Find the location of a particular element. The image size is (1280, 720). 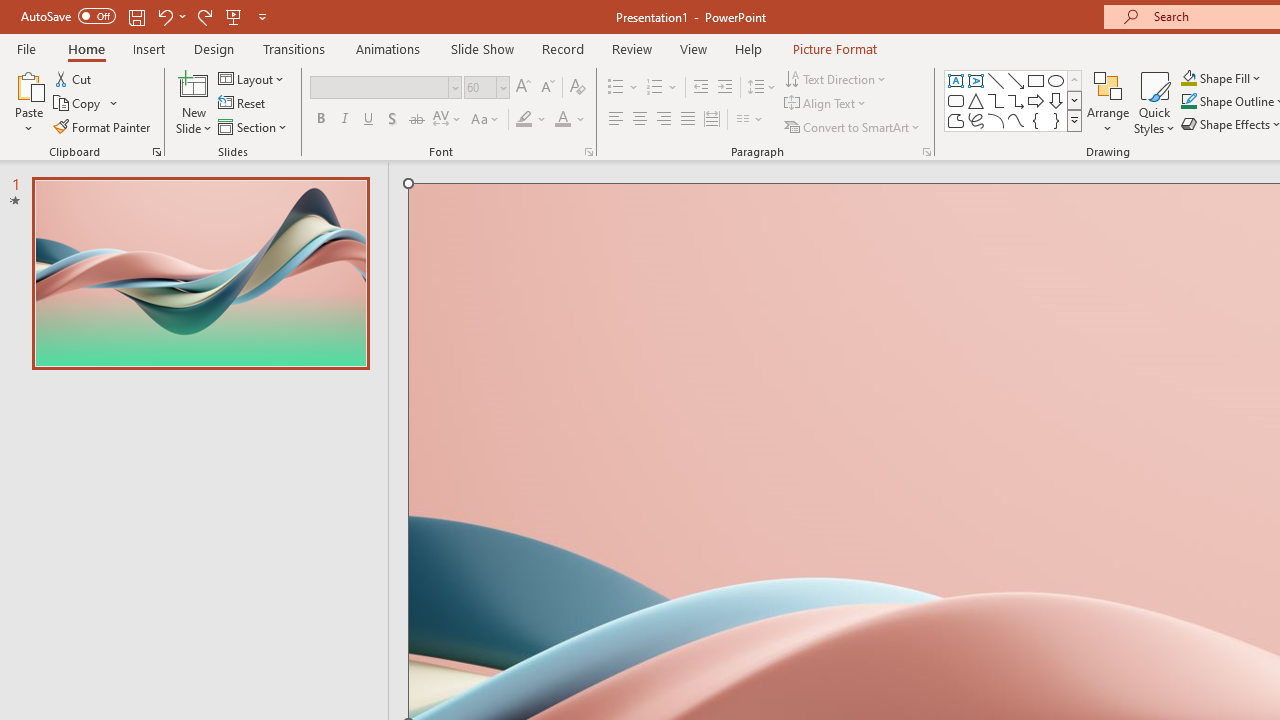

'Picture Format' is located at coordinates (835, 48).